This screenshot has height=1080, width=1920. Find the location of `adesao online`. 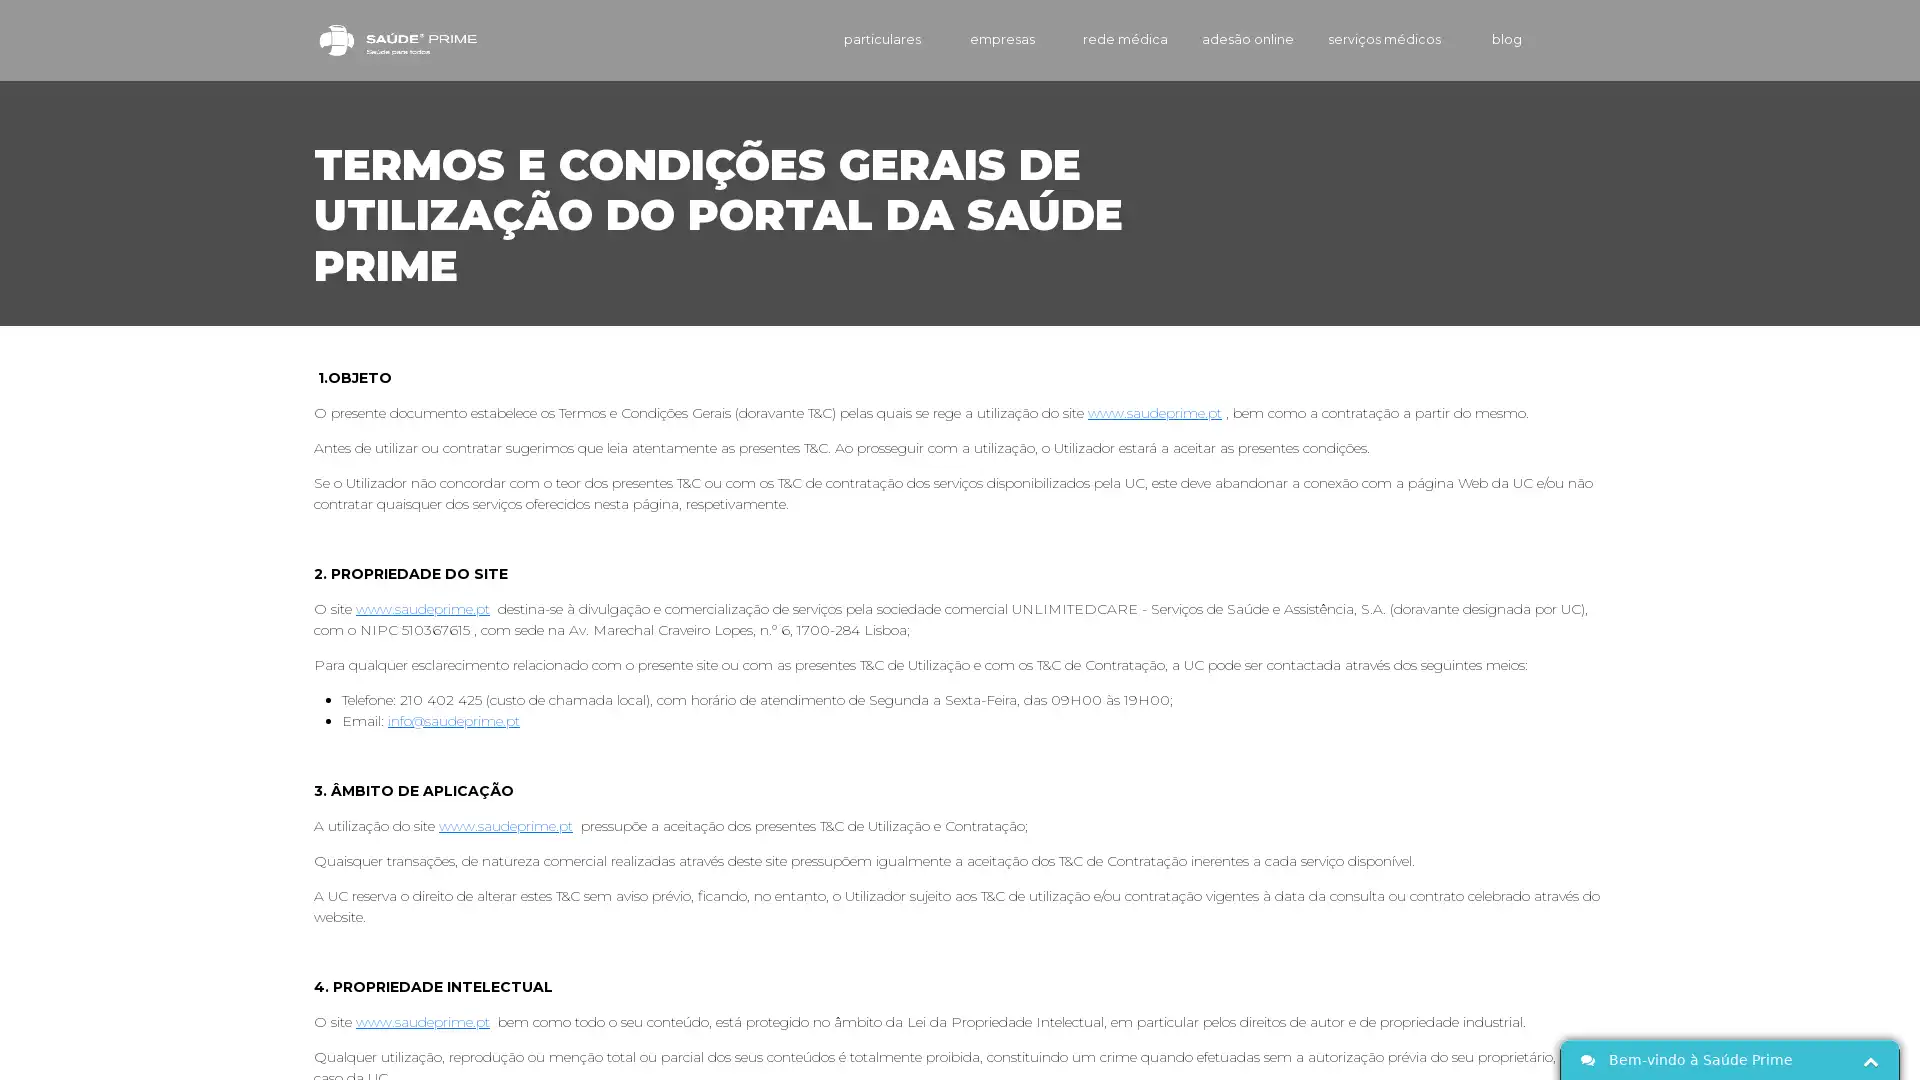

adesao online is located at coordinates (1222, 39).